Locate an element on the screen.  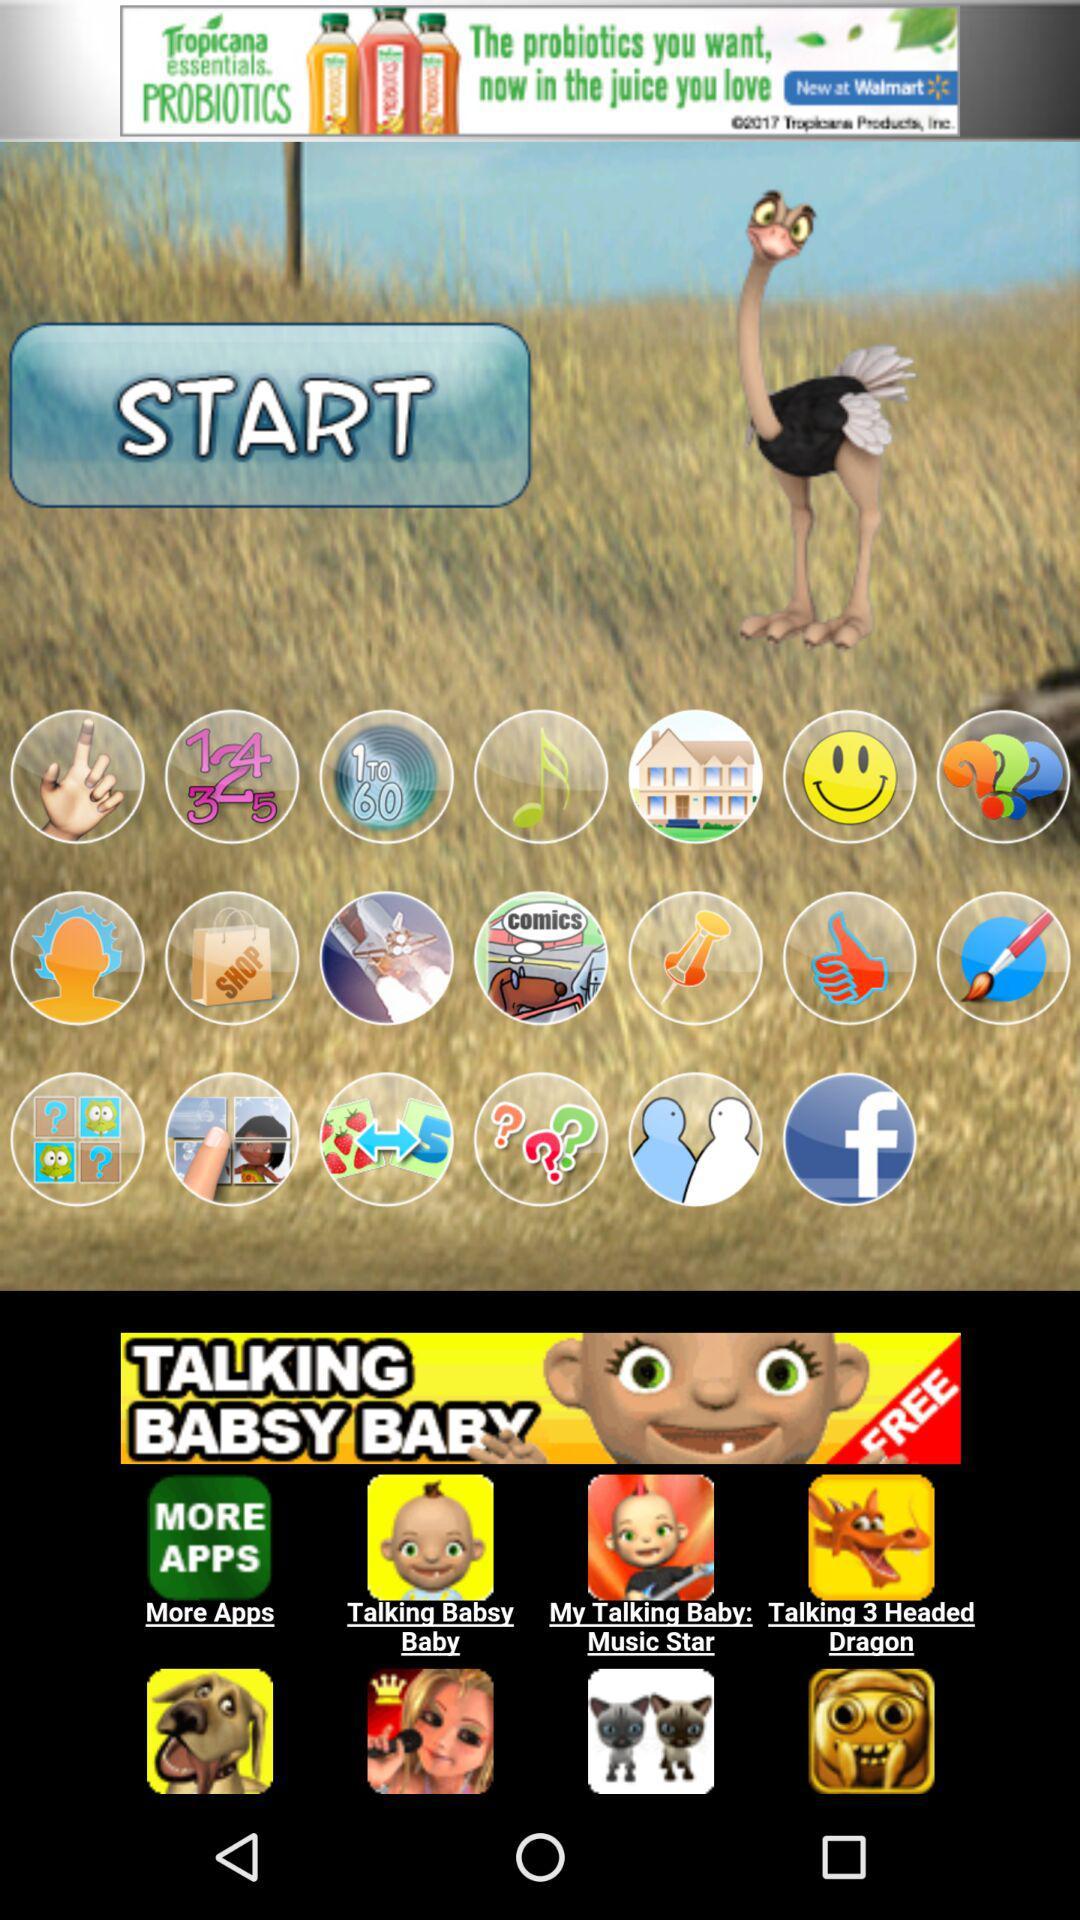
start is located at coordinates (270, 412).